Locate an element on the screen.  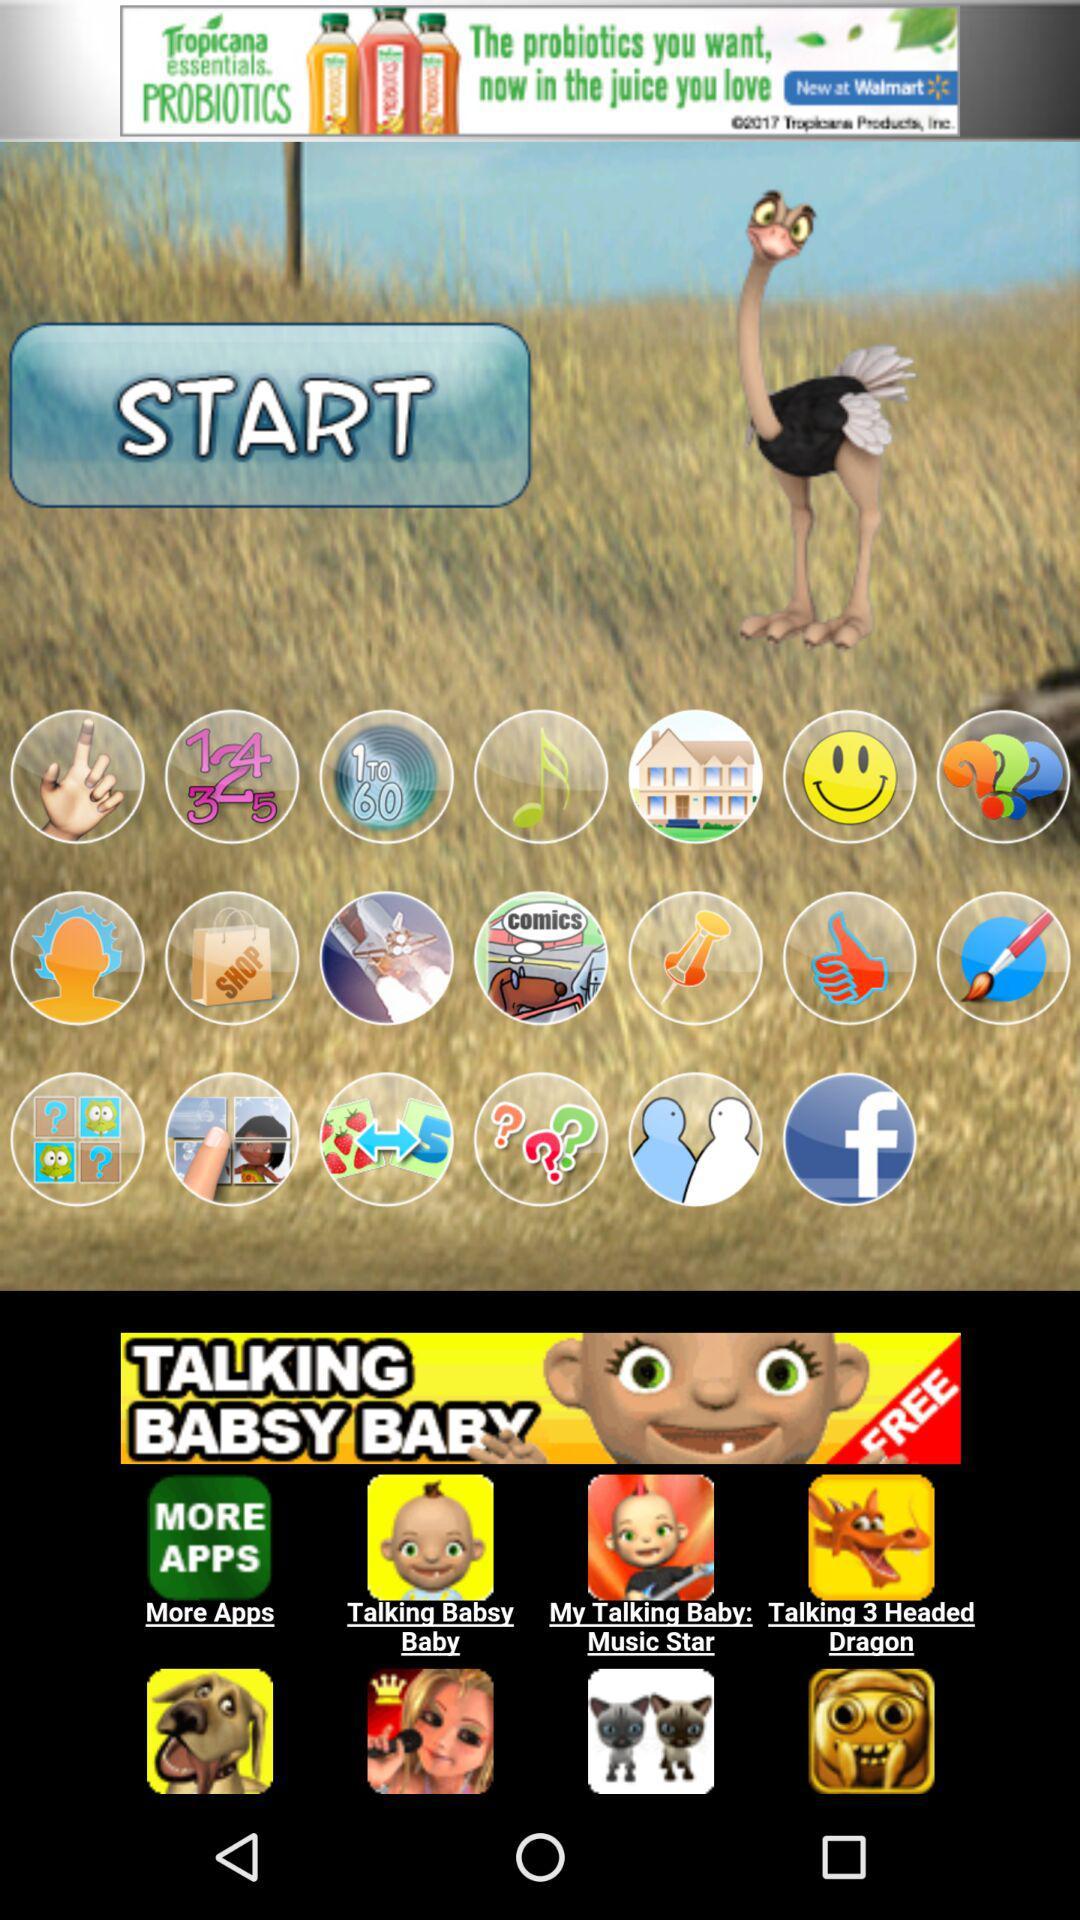
start is located at coordinates (270, 412).